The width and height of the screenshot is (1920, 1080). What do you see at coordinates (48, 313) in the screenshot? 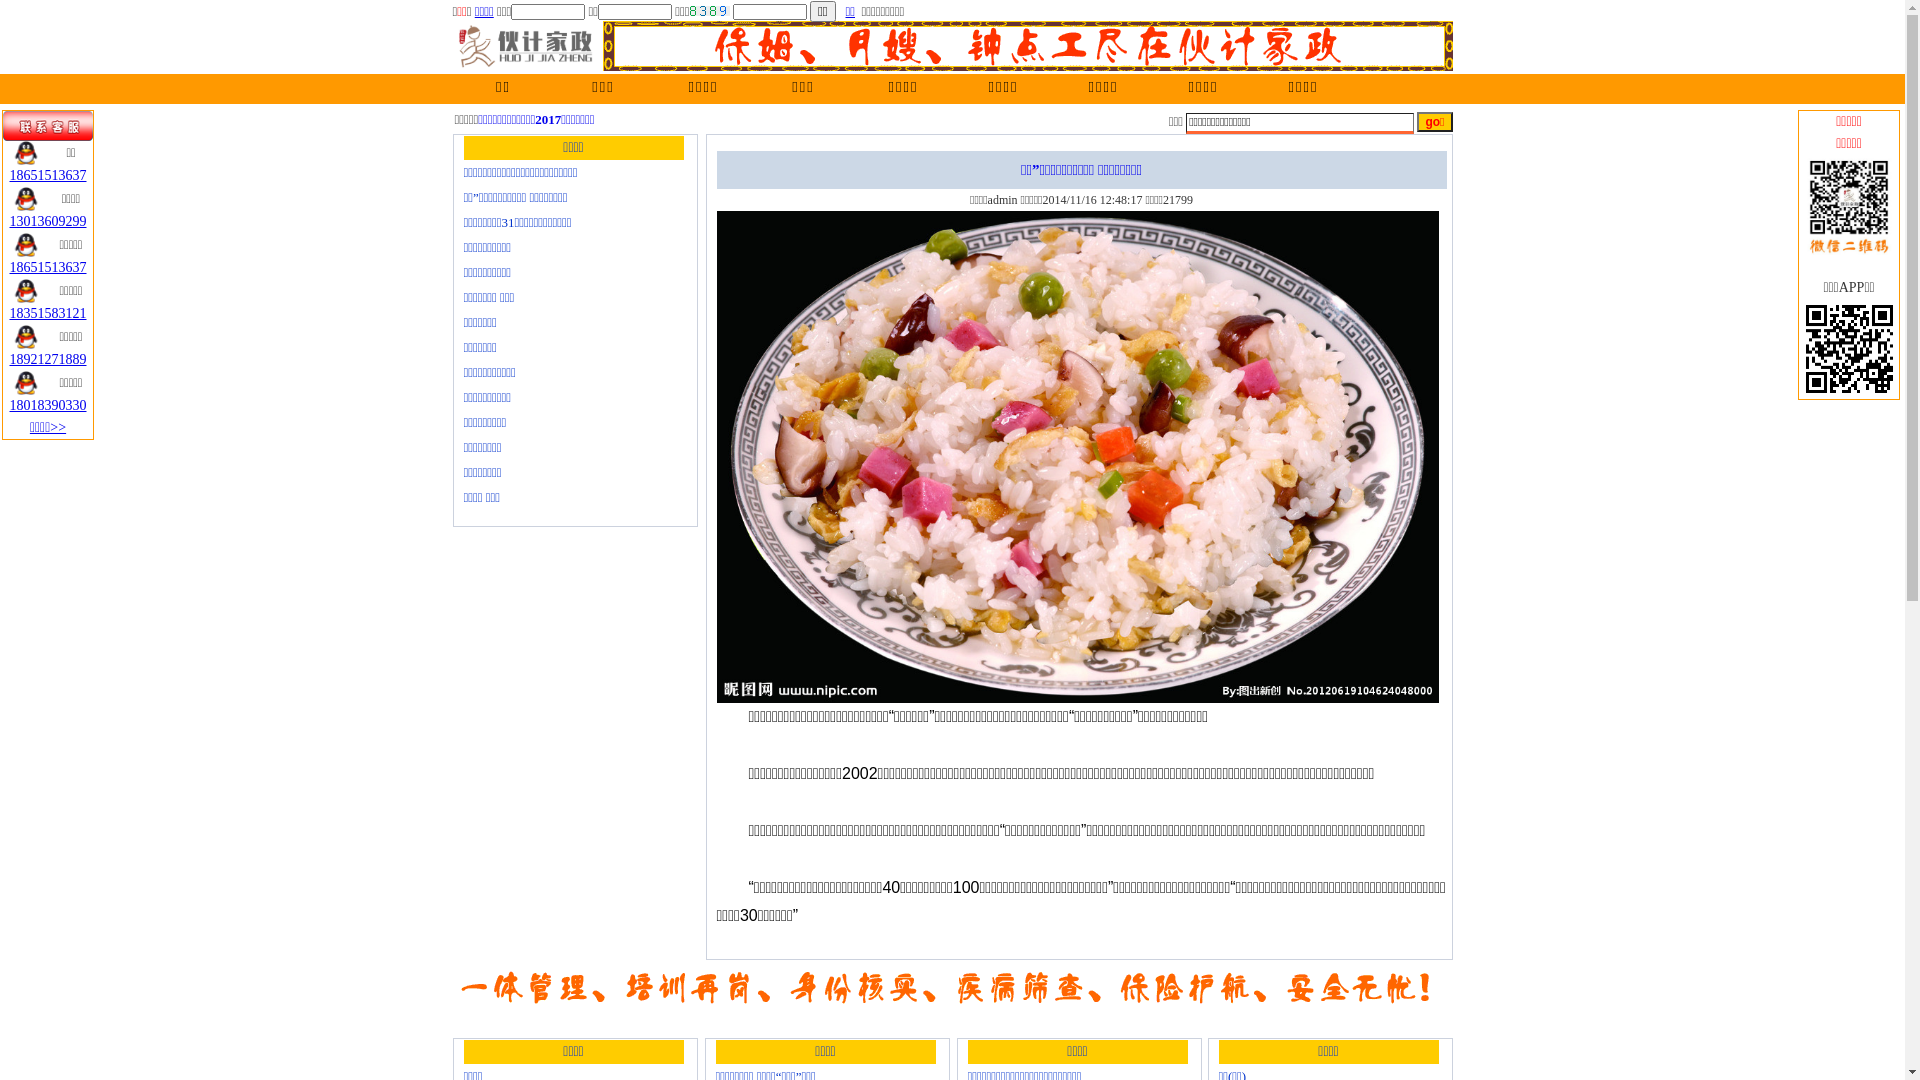
I see `'18351583121'` at bounding box center [48, 313].